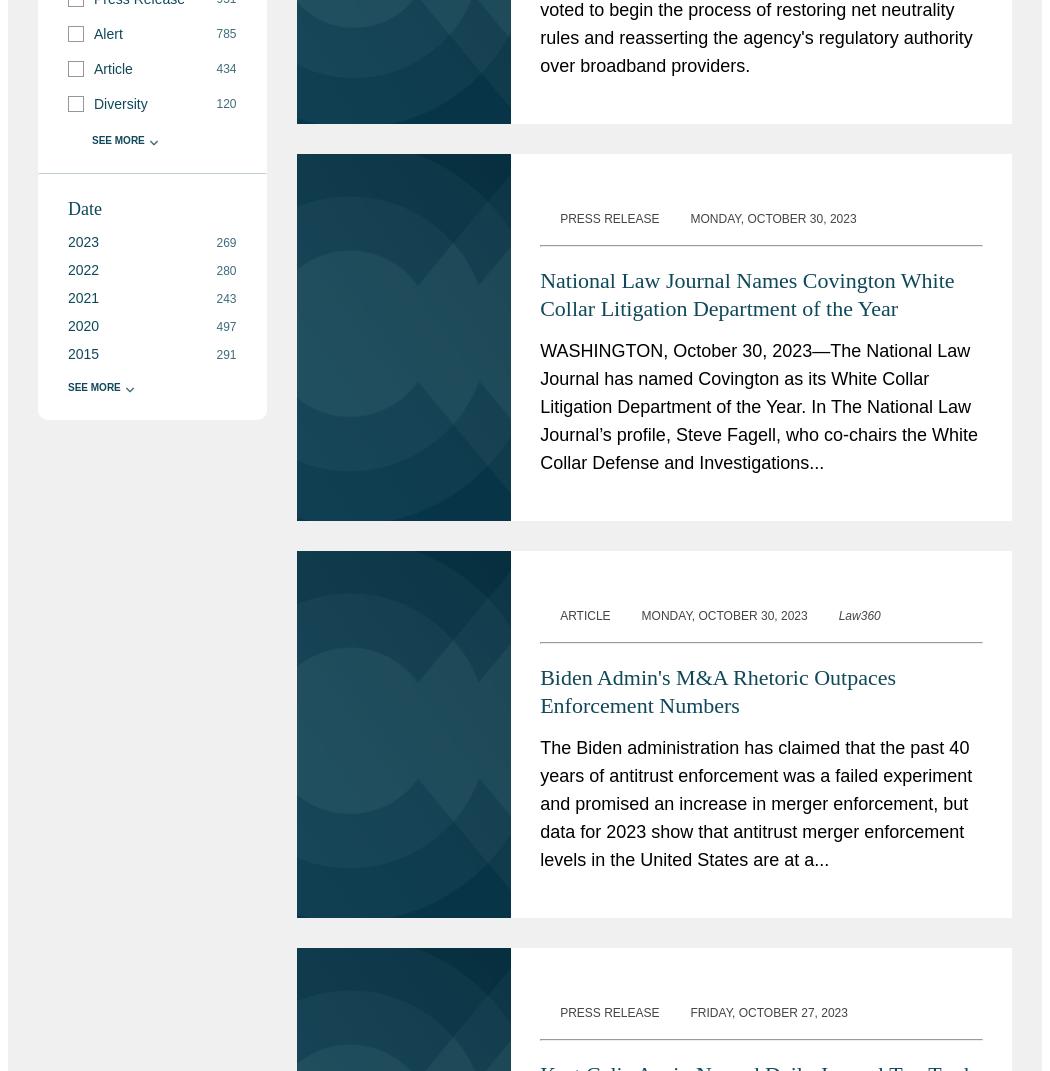  I want to click on '291', so click(225, 354).